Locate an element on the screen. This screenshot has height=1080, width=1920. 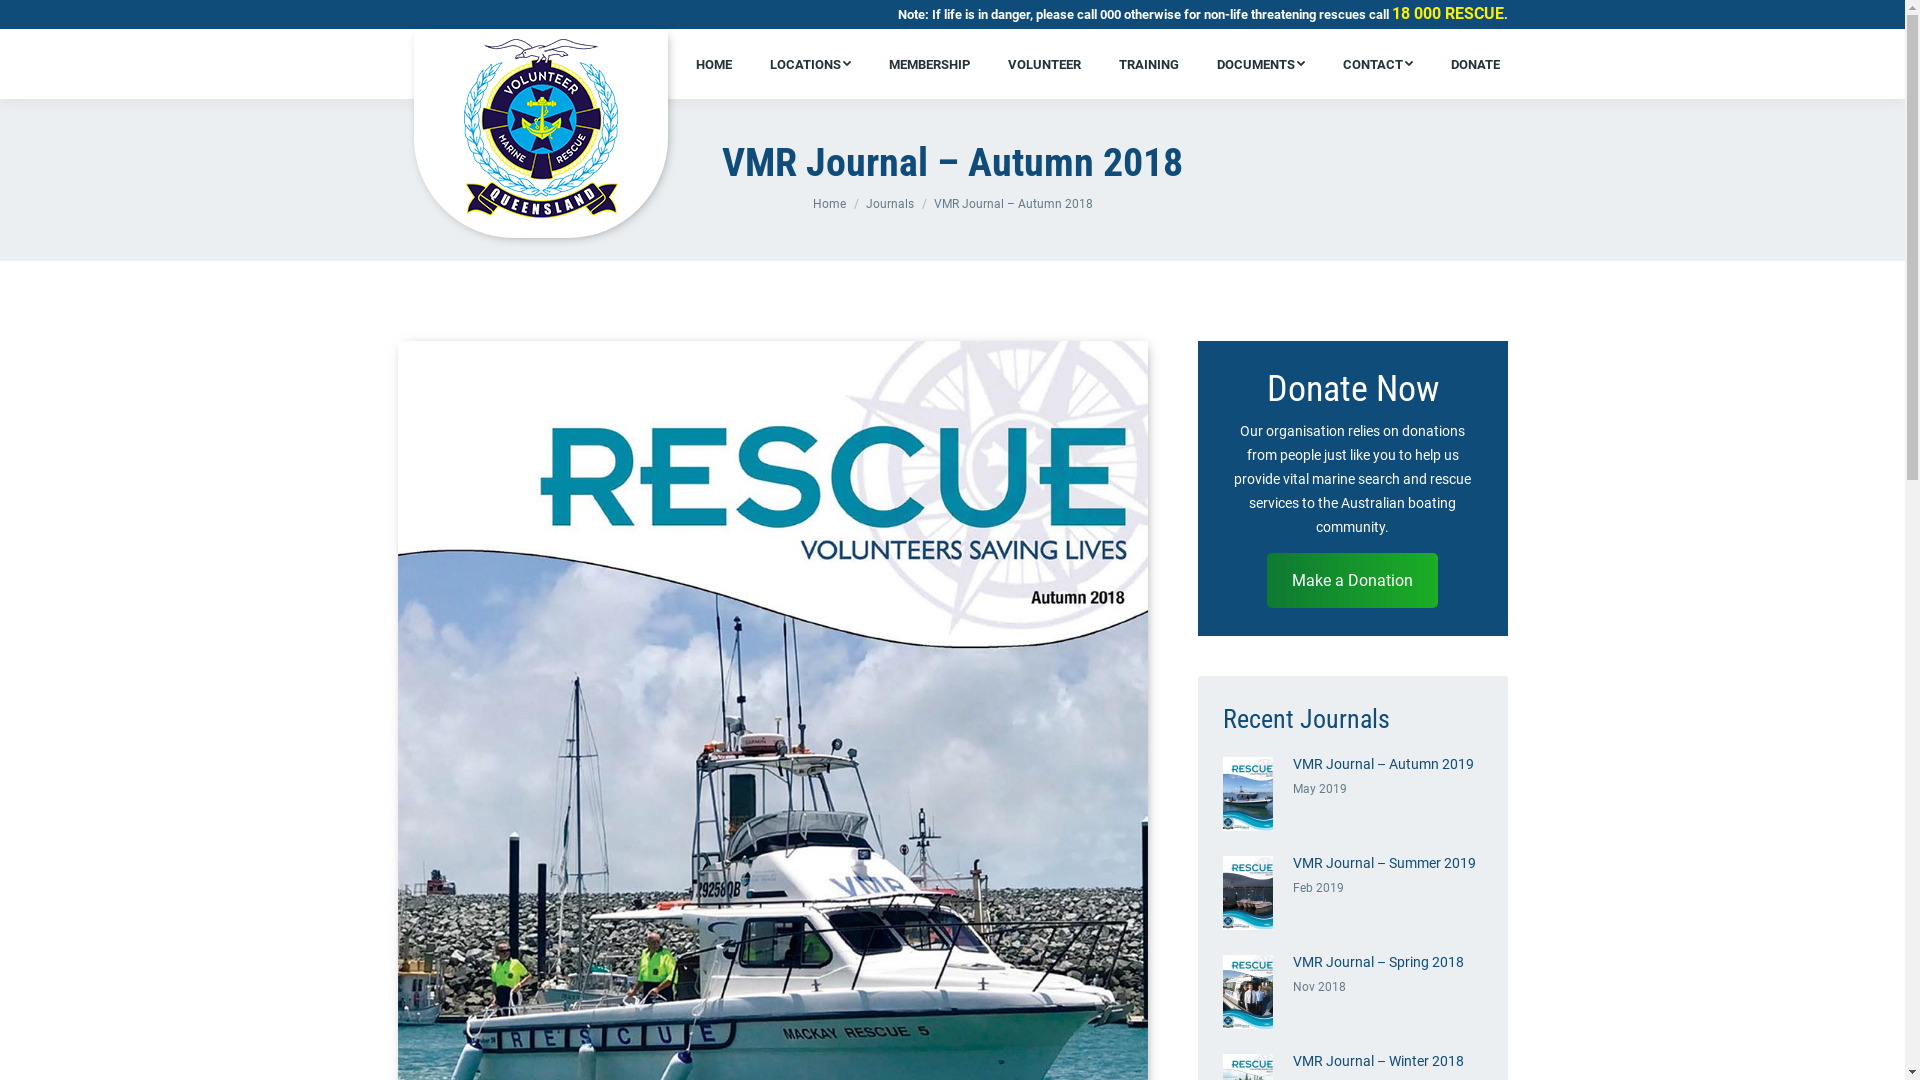
'Home' is located at coordinates (811, 204).